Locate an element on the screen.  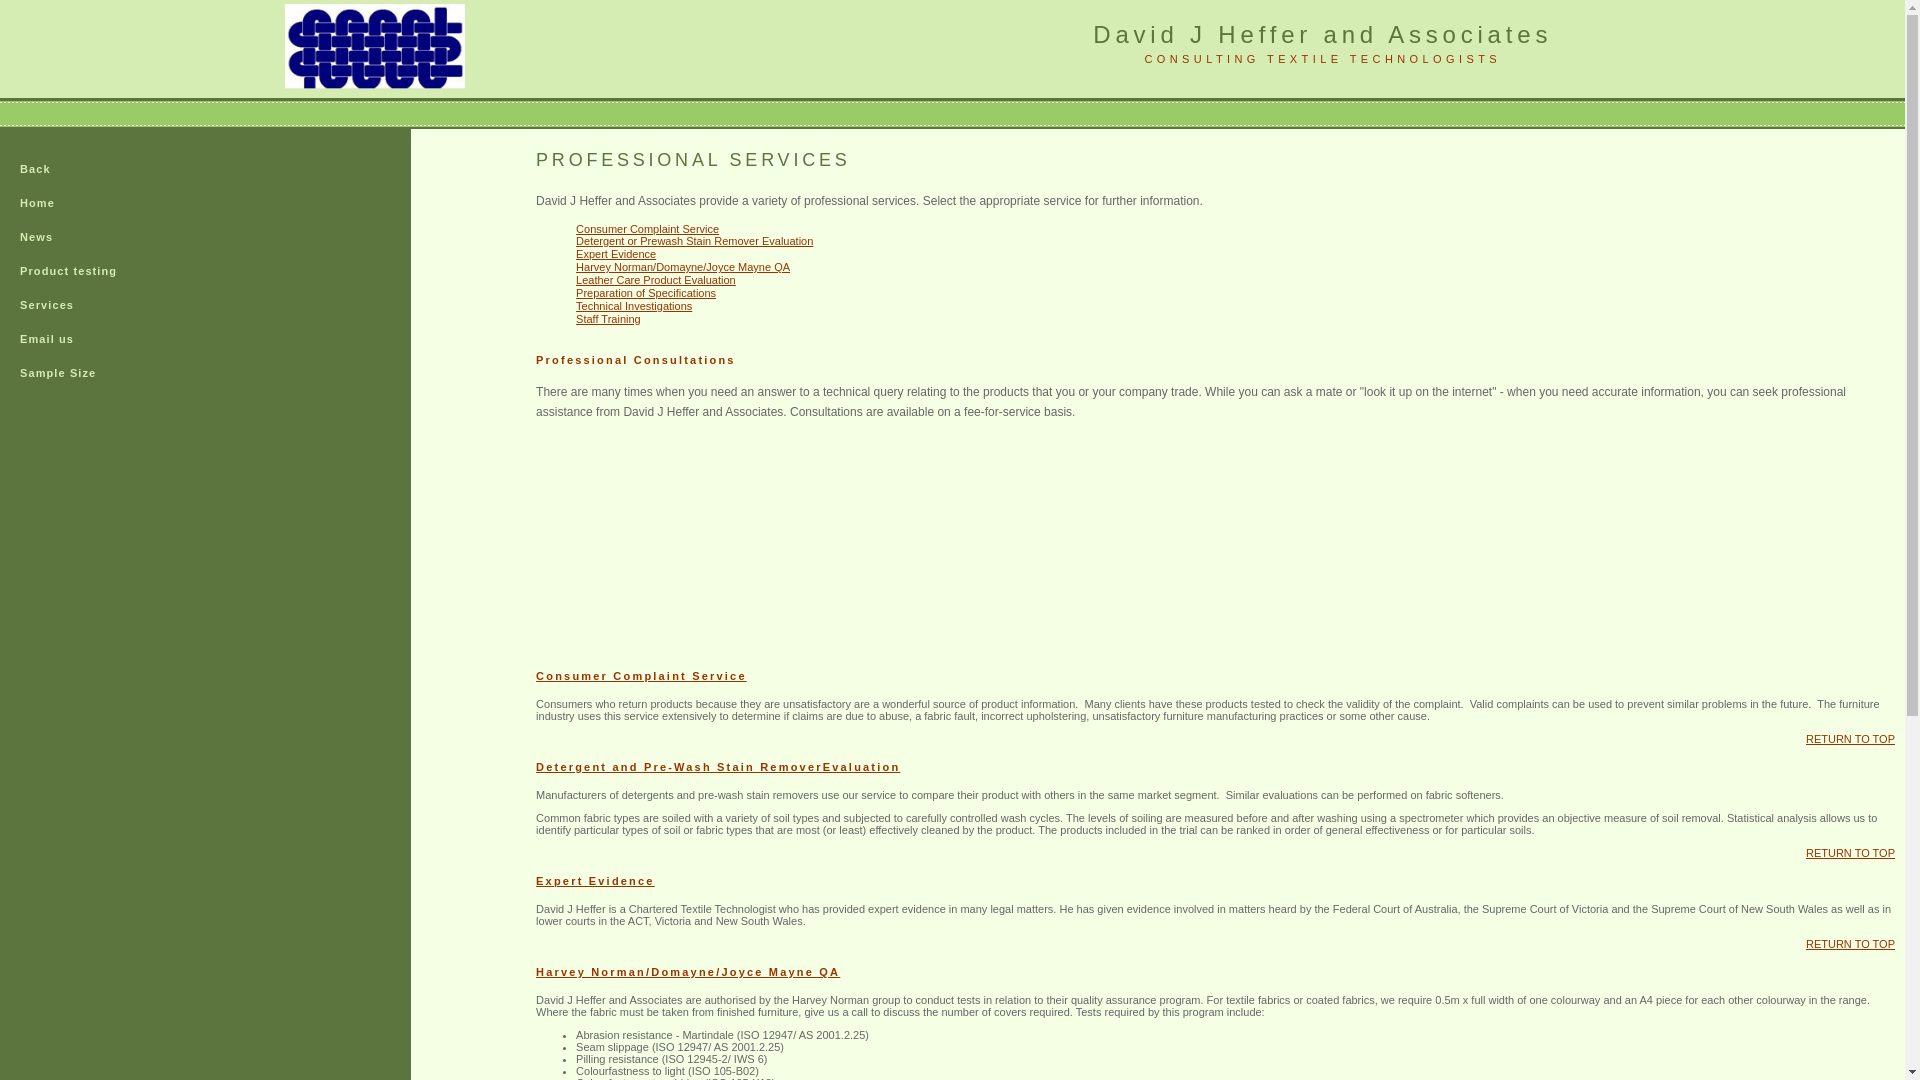
'Consumer Complaint Service' is located at coordinates (647, 227).